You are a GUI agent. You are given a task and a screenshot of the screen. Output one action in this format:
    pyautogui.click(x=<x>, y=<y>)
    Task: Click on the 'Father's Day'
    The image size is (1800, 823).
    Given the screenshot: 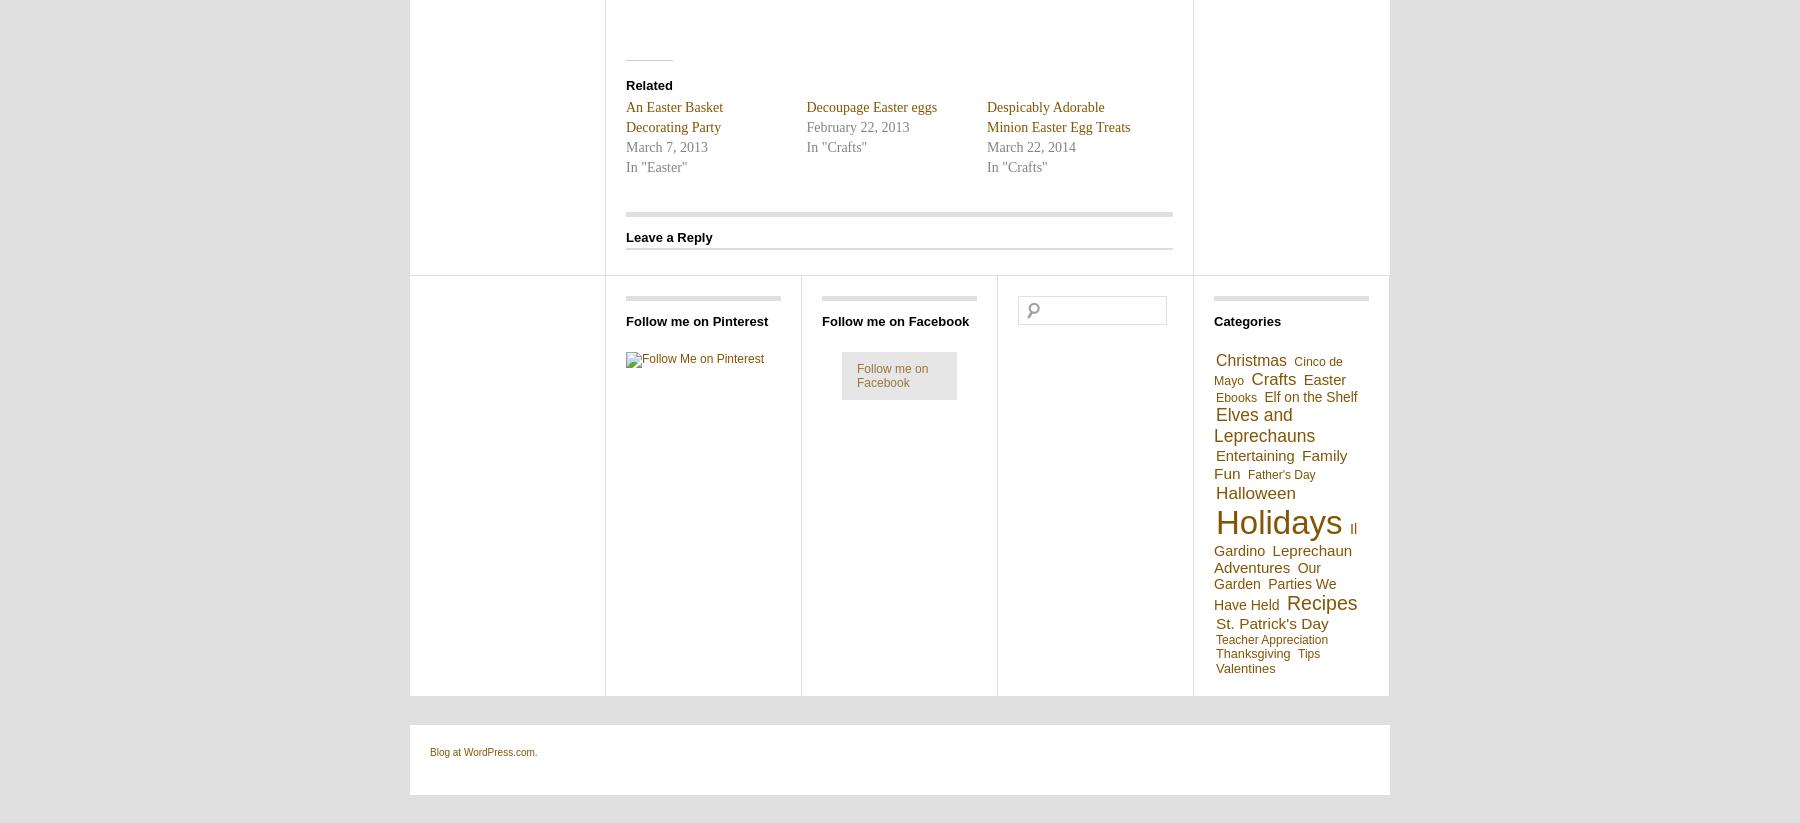 What is the action you would take?
    pyautogui.click(x=1281, y=474)
    